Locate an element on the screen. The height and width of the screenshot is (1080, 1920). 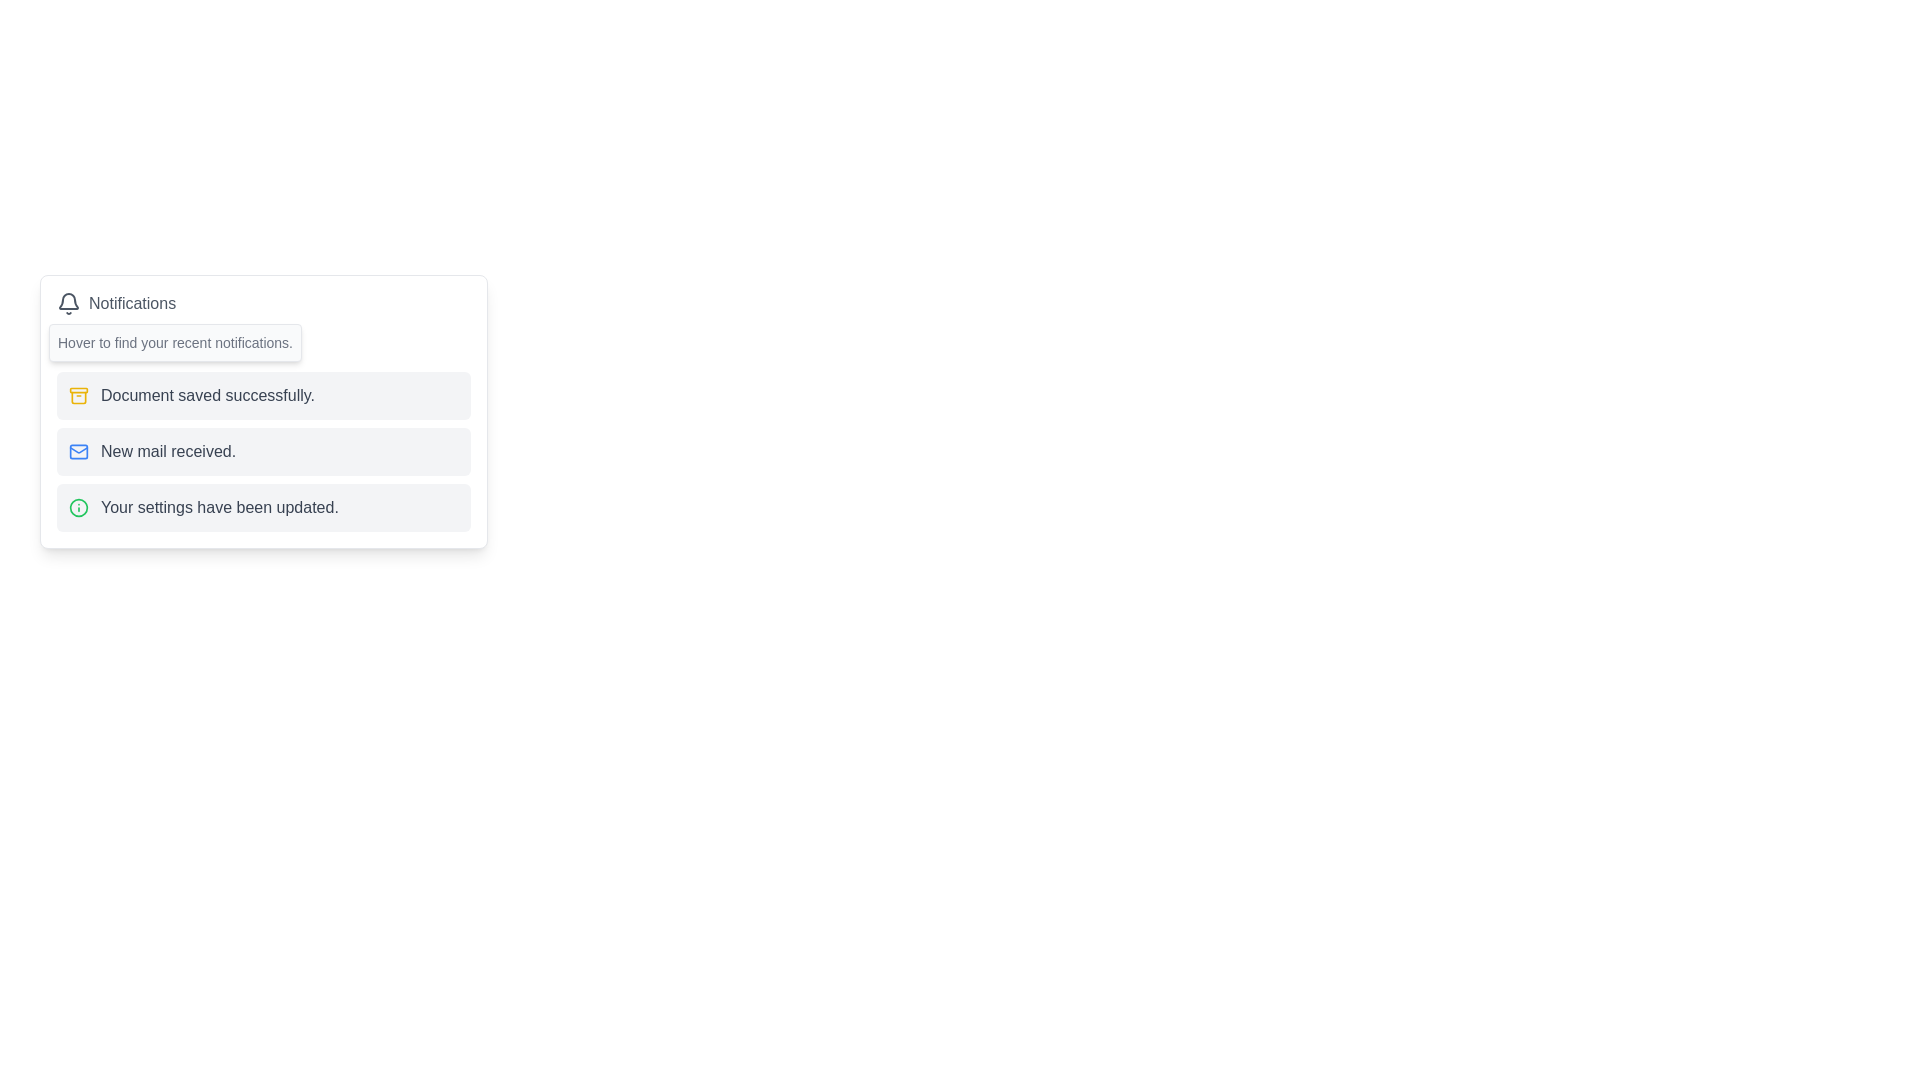
the envelope icon indicating a new mail notification located on the left side of the 'New mail received' notification item is located at coordinates (78, 451).